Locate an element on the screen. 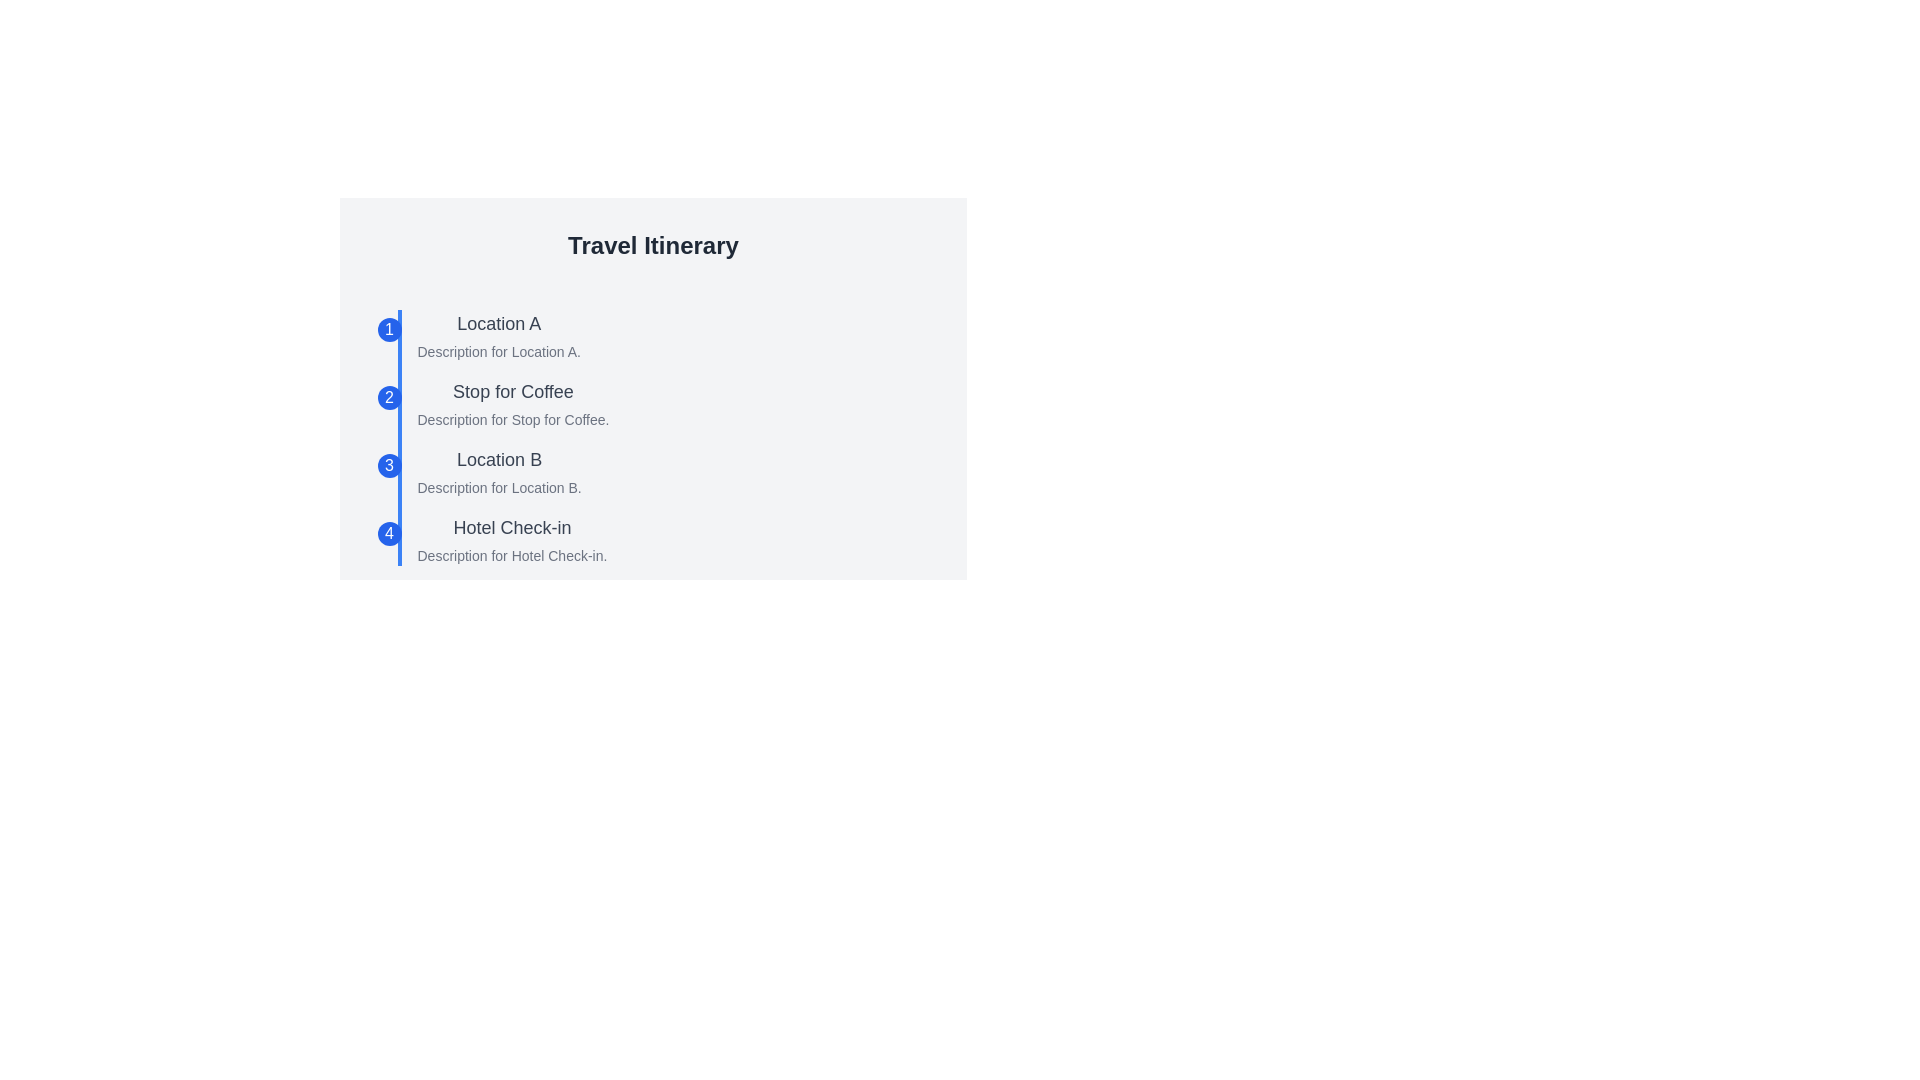 This screenshot has height=1080, width=1920. the circular blue Step Indicator Badge containing the white number '3', which is positioned to the left of the text 'Location B' is located at coordinates (389, 466).